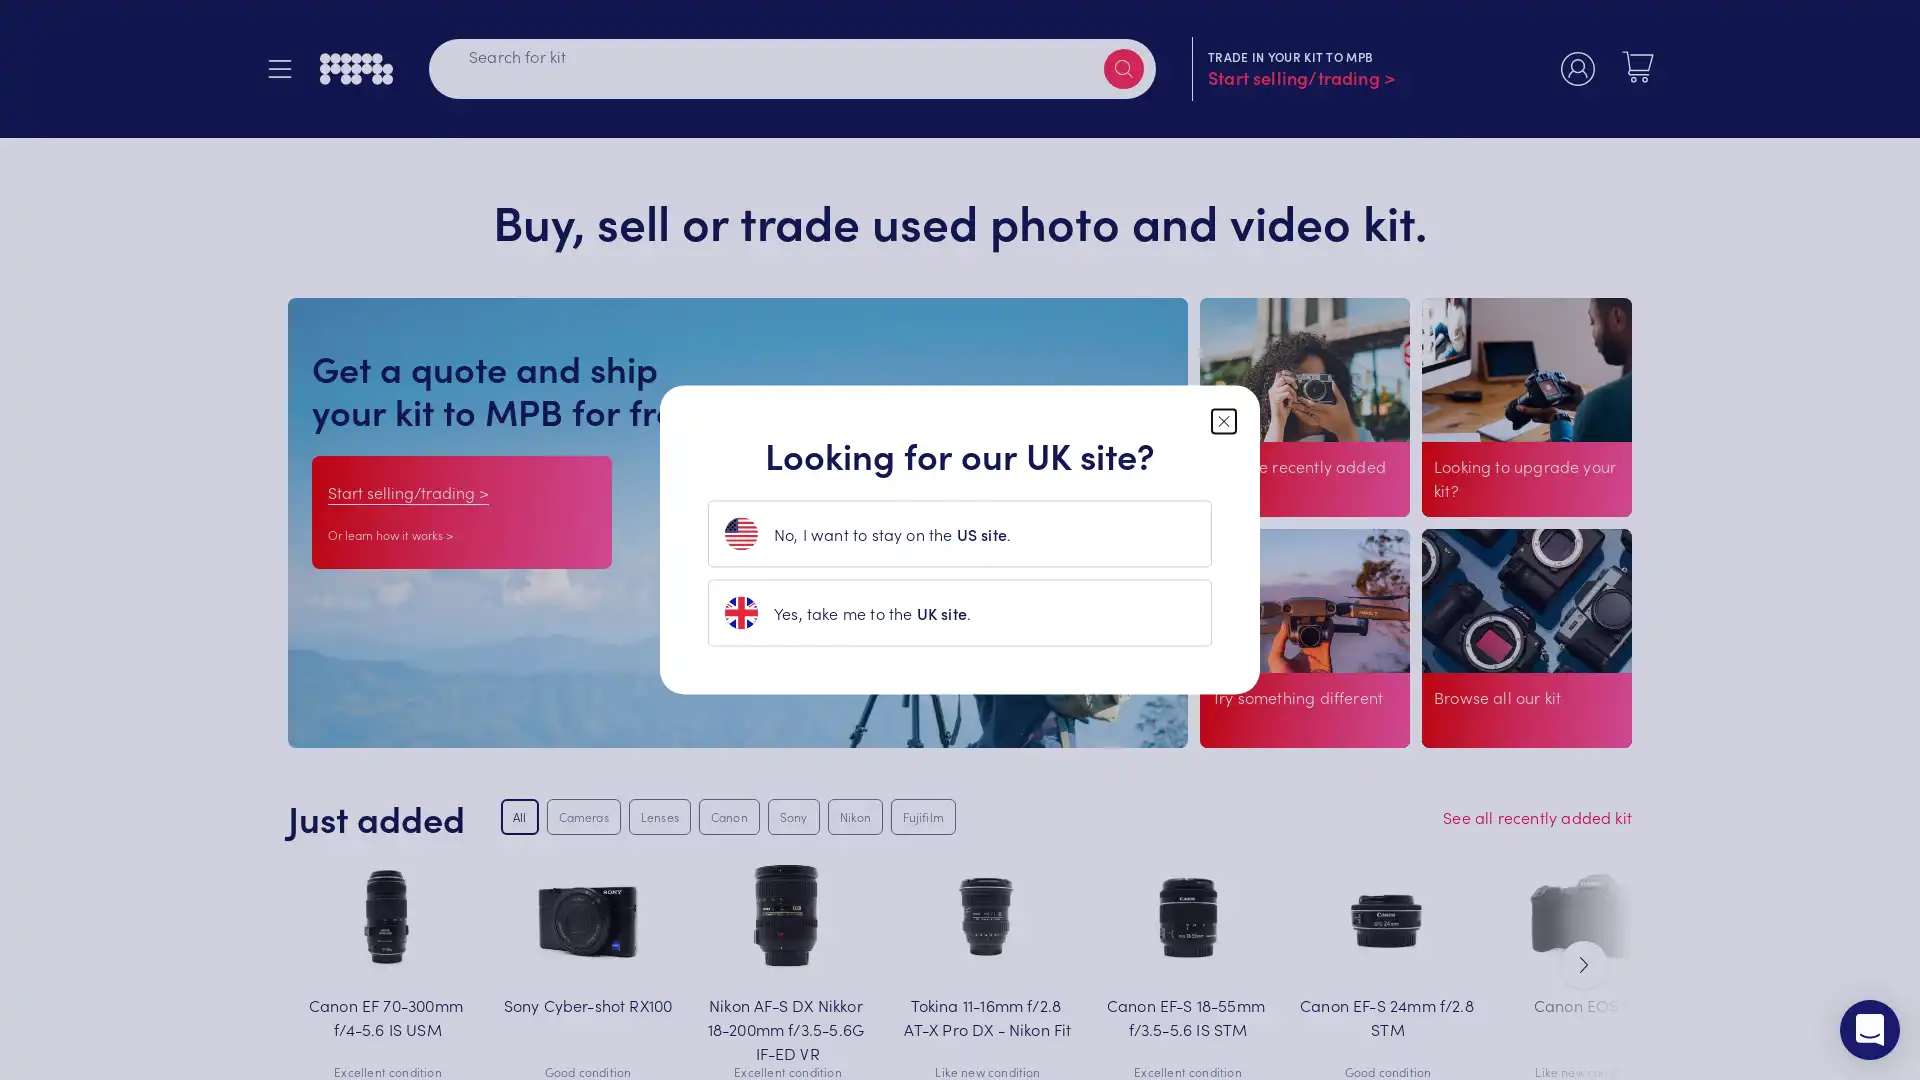 The image size is (1920, 1080). What do you see at coordinates (1488, 519) in the screenshot?
I see `Sell or trade` at bounding box center [1488, 519].